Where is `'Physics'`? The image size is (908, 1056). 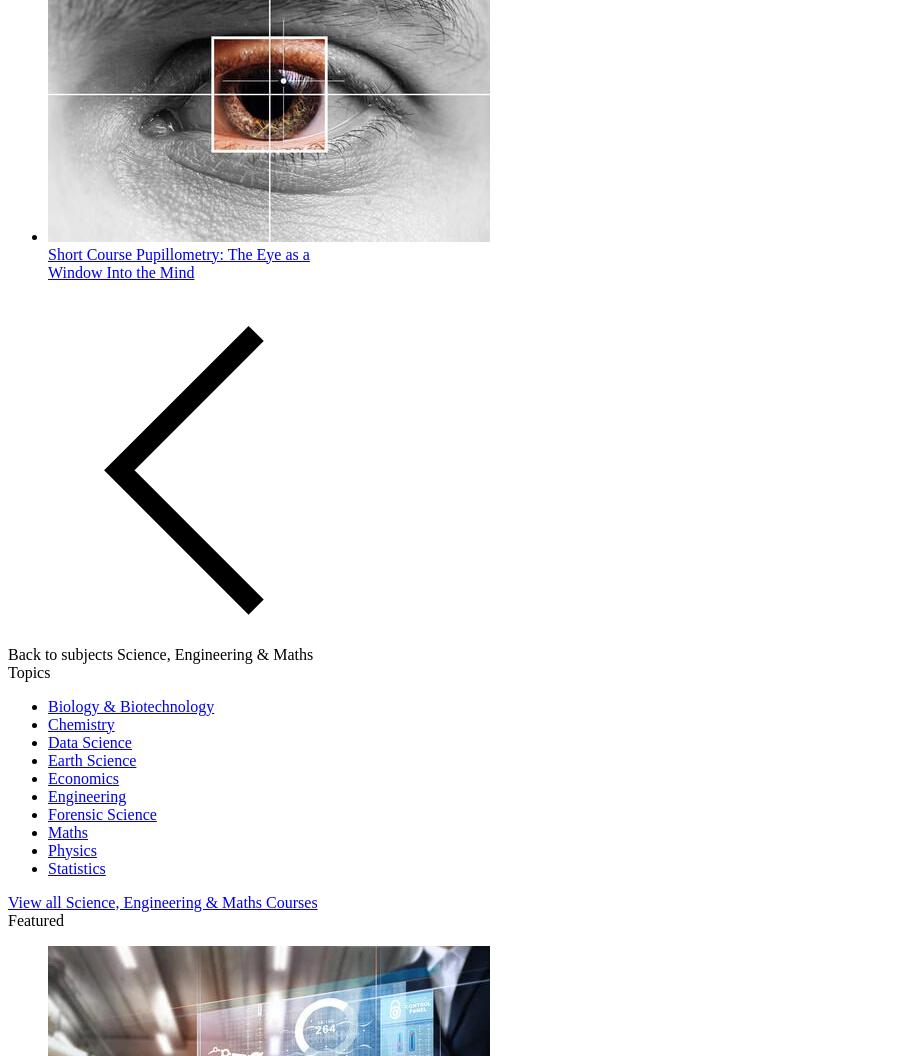
'Physics' is located at coordinates (72, 849).